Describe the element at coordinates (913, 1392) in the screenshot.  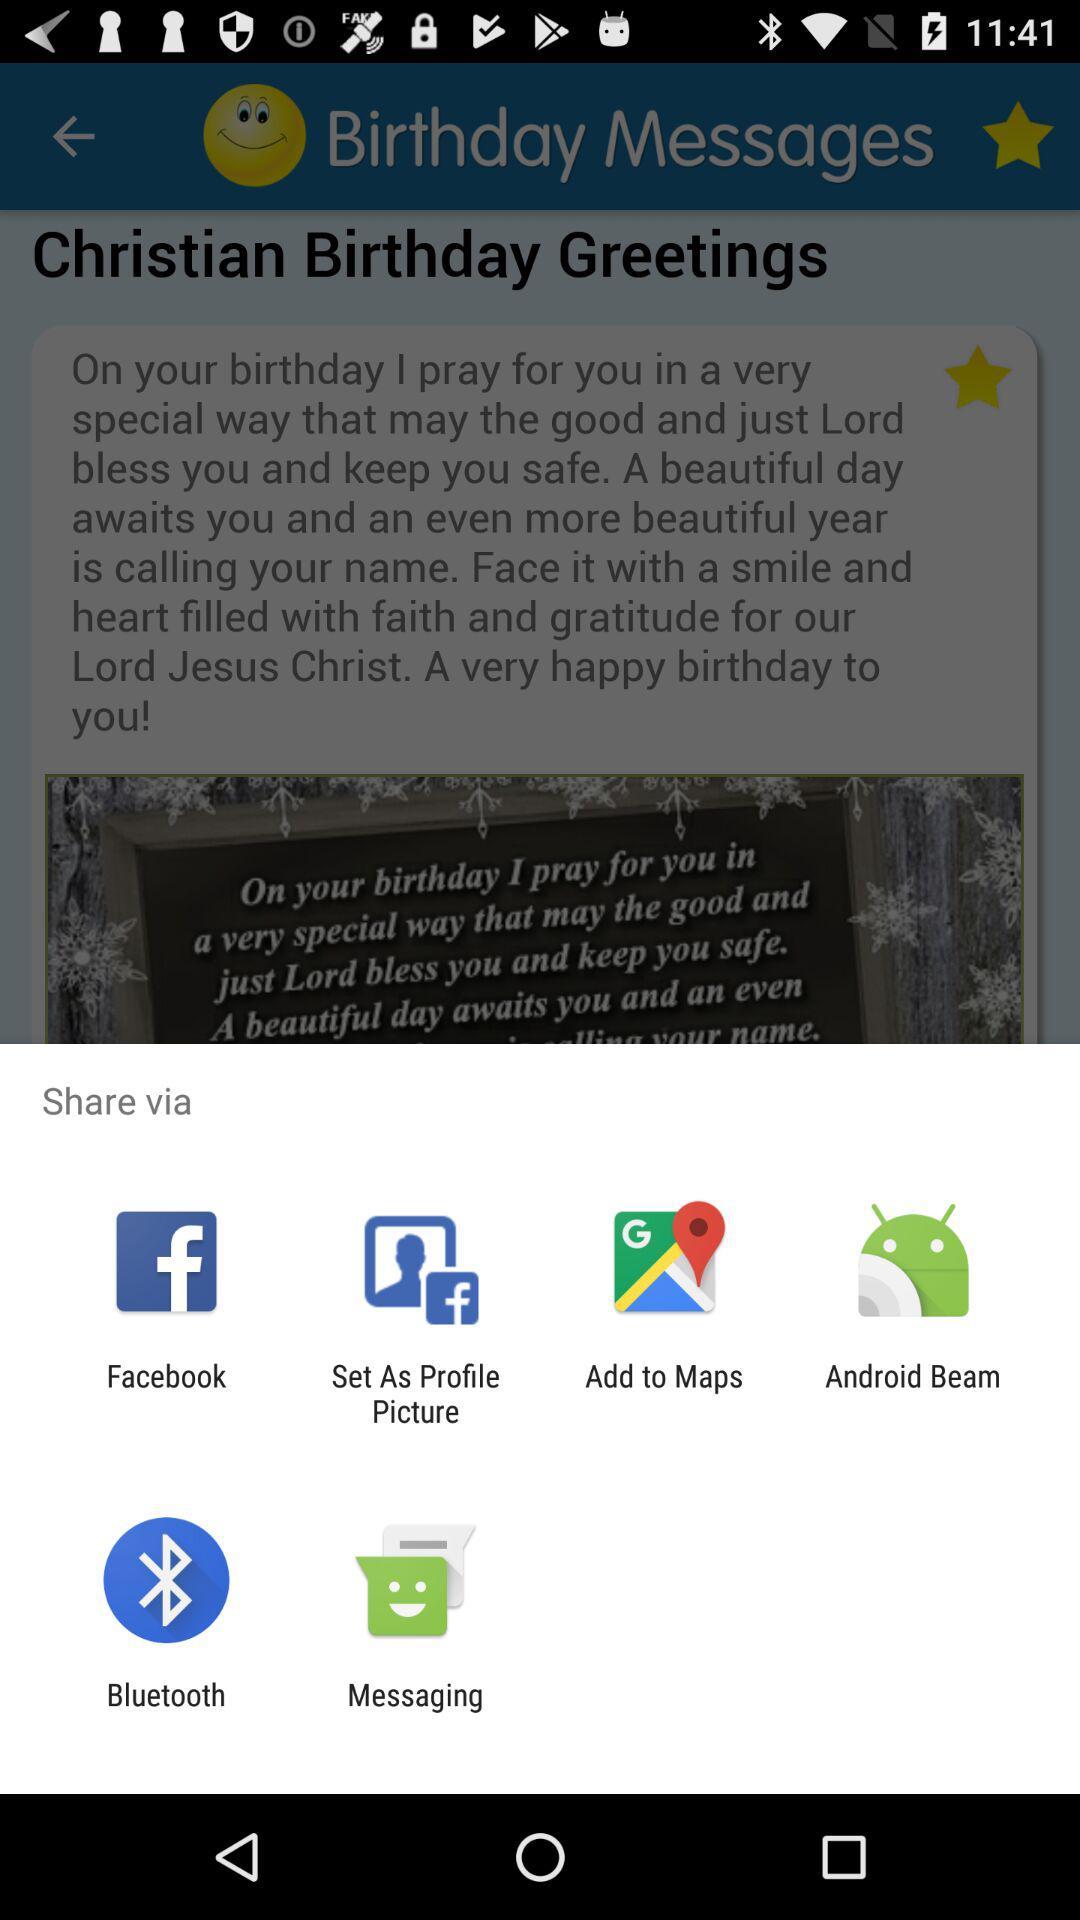
I see `the android beam item` at that location.